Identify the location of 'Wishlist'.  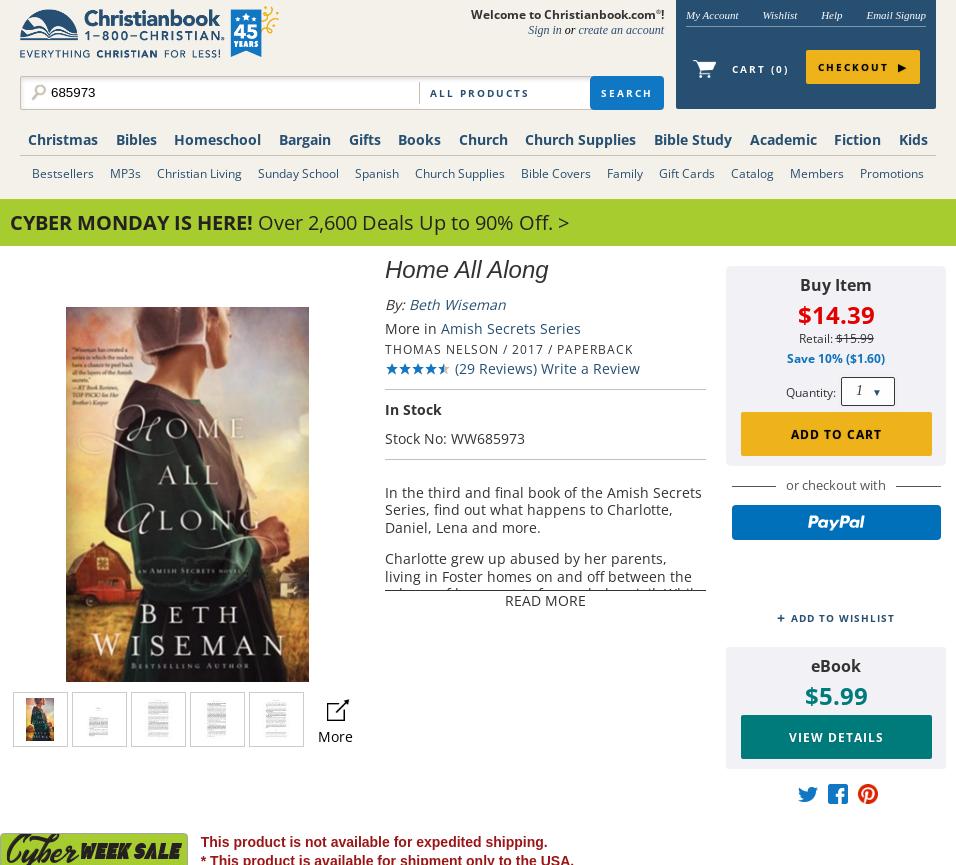
(778, 14).